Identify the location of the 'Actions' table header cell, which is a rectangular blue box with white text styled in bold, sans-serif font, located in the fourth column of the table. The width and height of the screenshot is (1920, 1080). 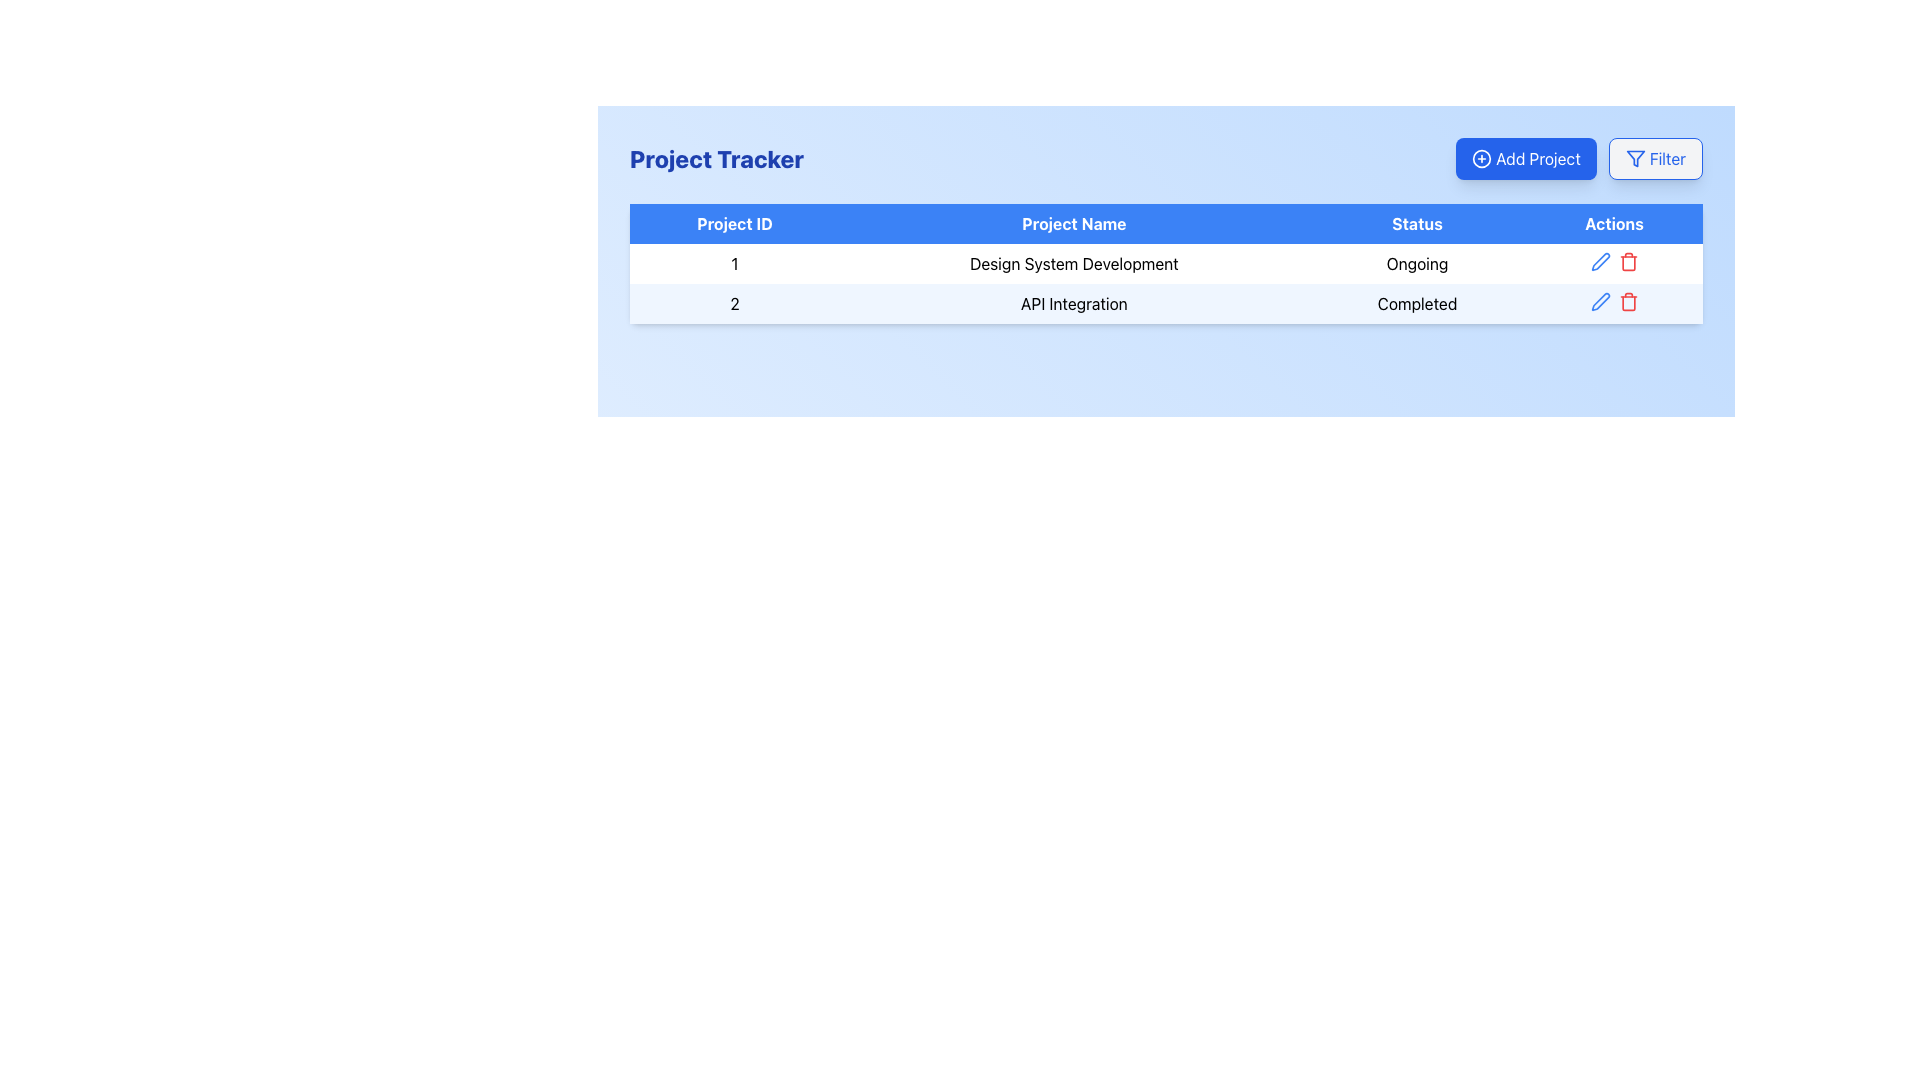
(1614, 223).